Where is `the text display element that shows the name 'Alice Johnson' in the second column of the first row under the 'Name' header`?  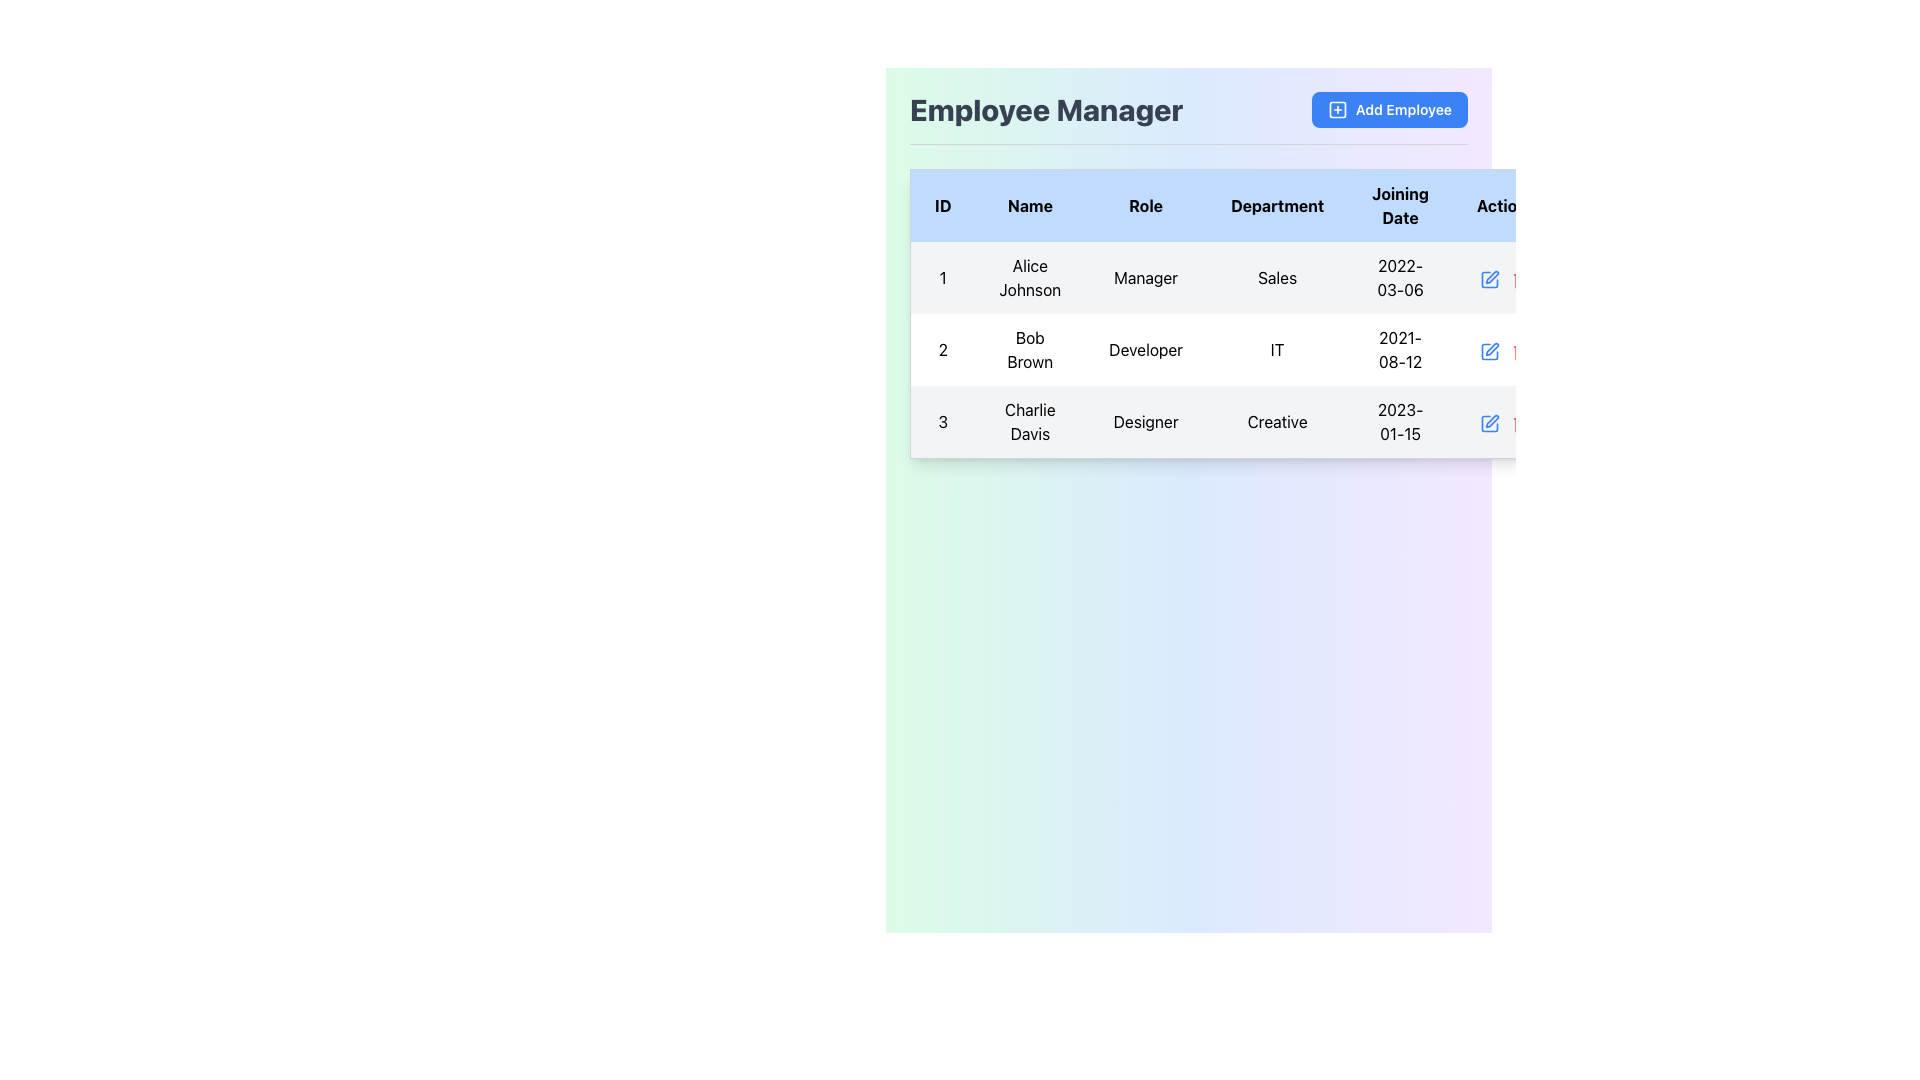
the text display element that shows the name 'Alice Johnson' in the second column of the first row under the 'Name' header is located at coordinates (1030, 277).